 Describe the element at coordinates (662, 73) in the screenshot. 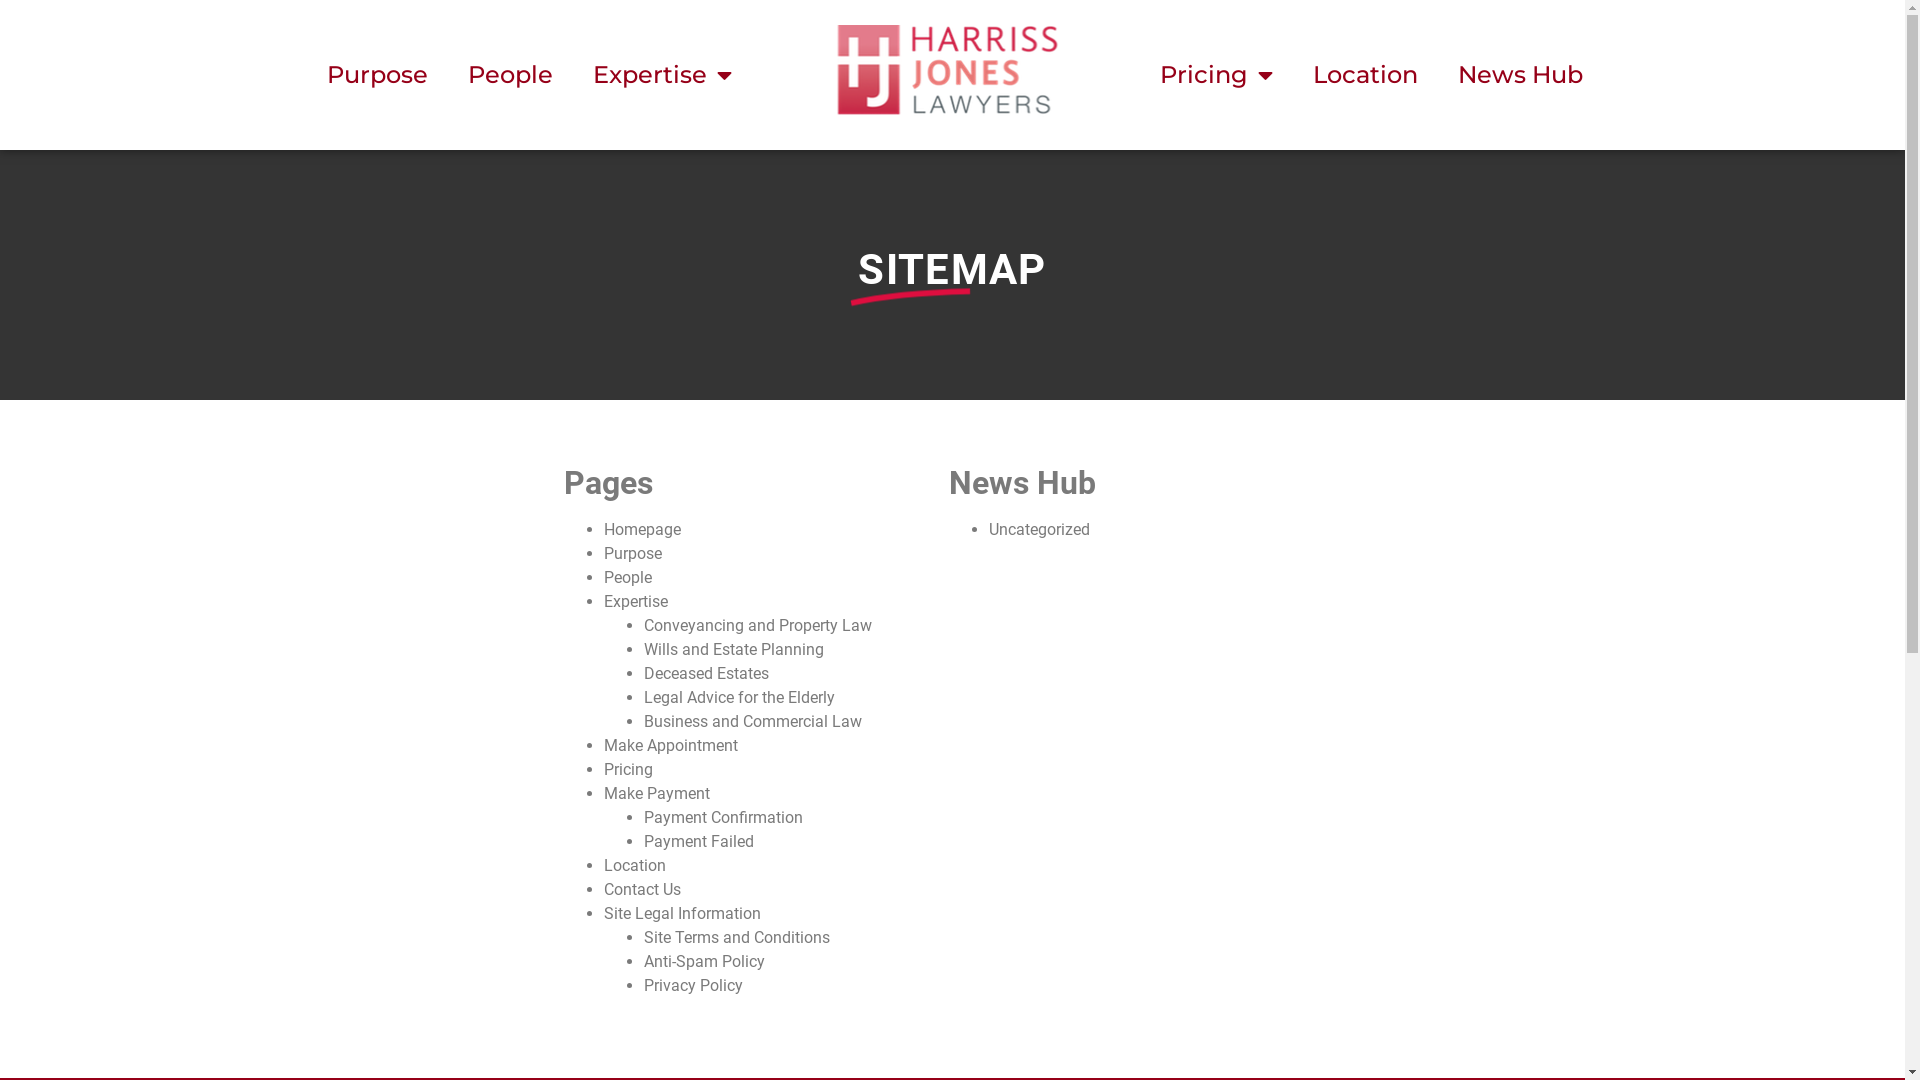

I see `'Expertise'` at that location.